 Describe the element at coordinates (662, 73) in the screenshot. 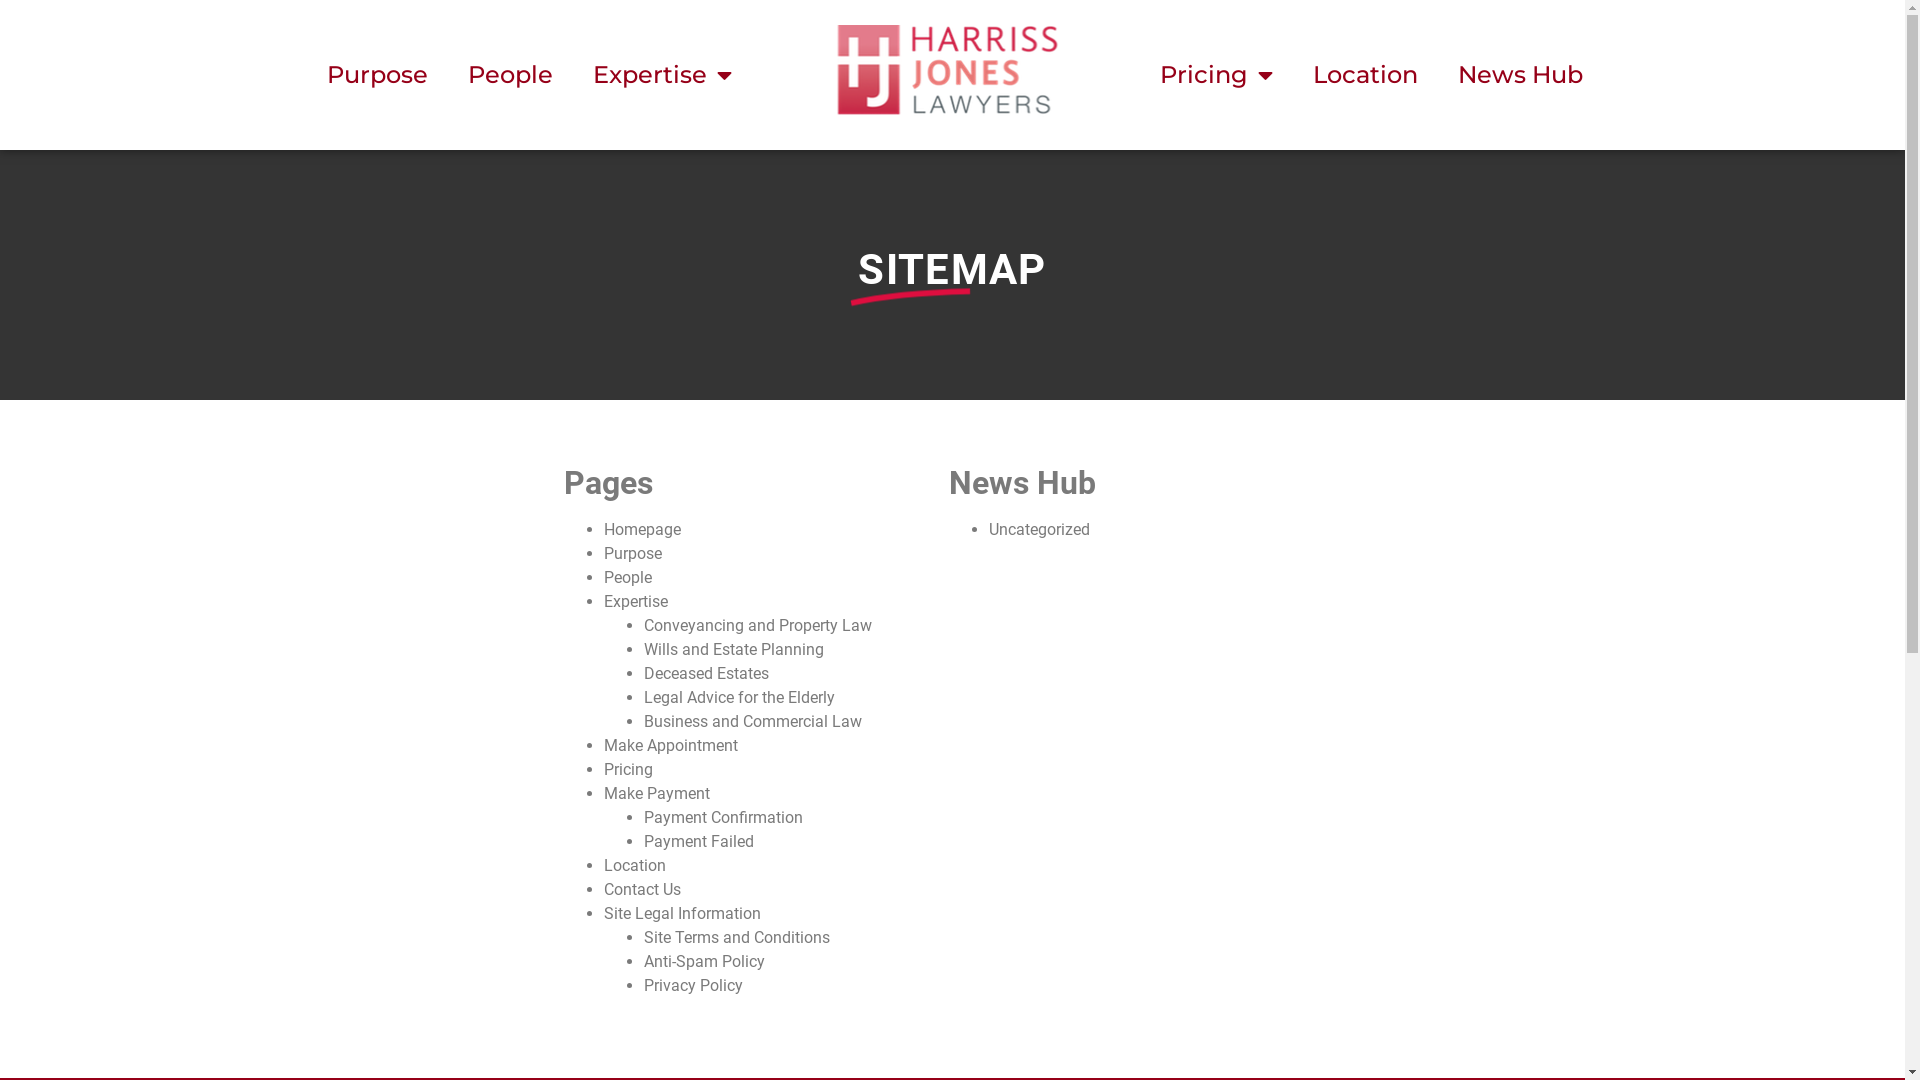

I see `'Expertise'` at that location.